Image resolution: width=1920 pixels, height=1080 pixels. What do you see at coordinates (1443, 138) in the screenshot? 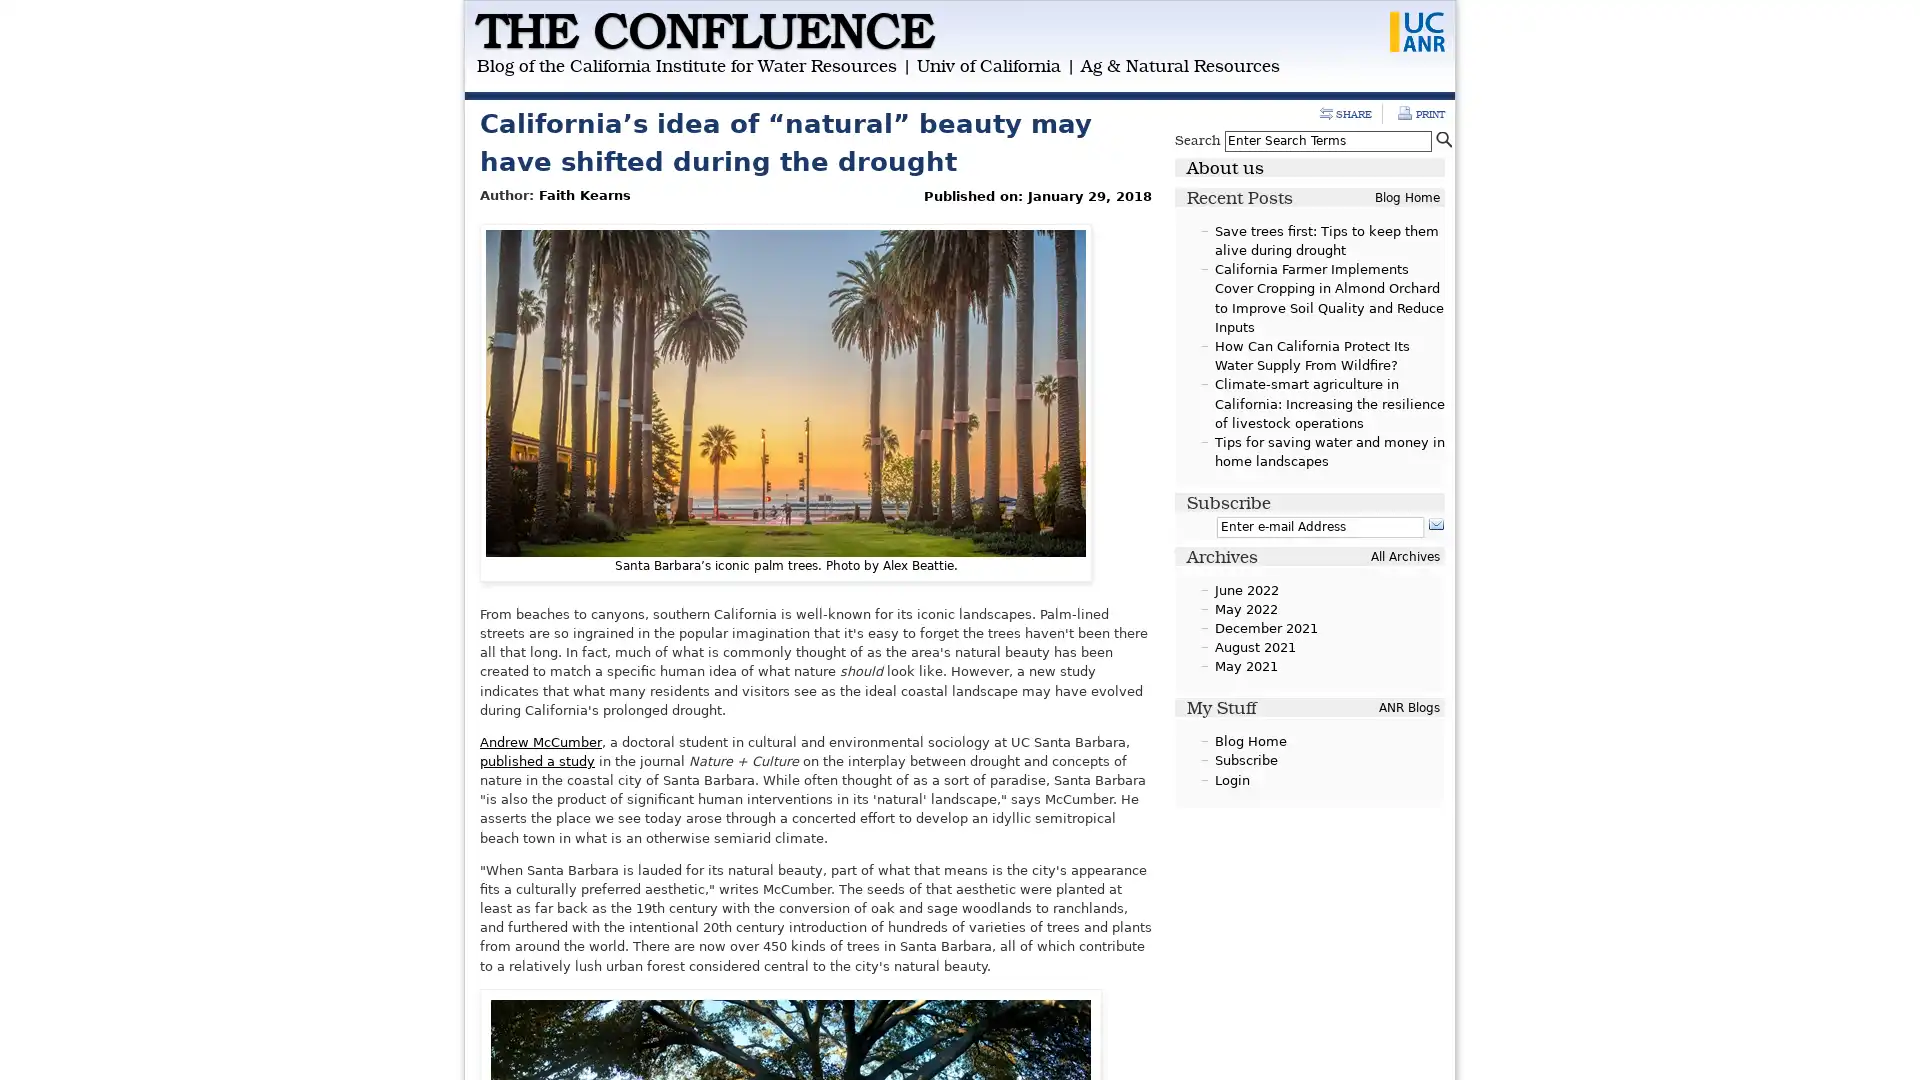
I see `Search` at bounding box center [1443, 138].